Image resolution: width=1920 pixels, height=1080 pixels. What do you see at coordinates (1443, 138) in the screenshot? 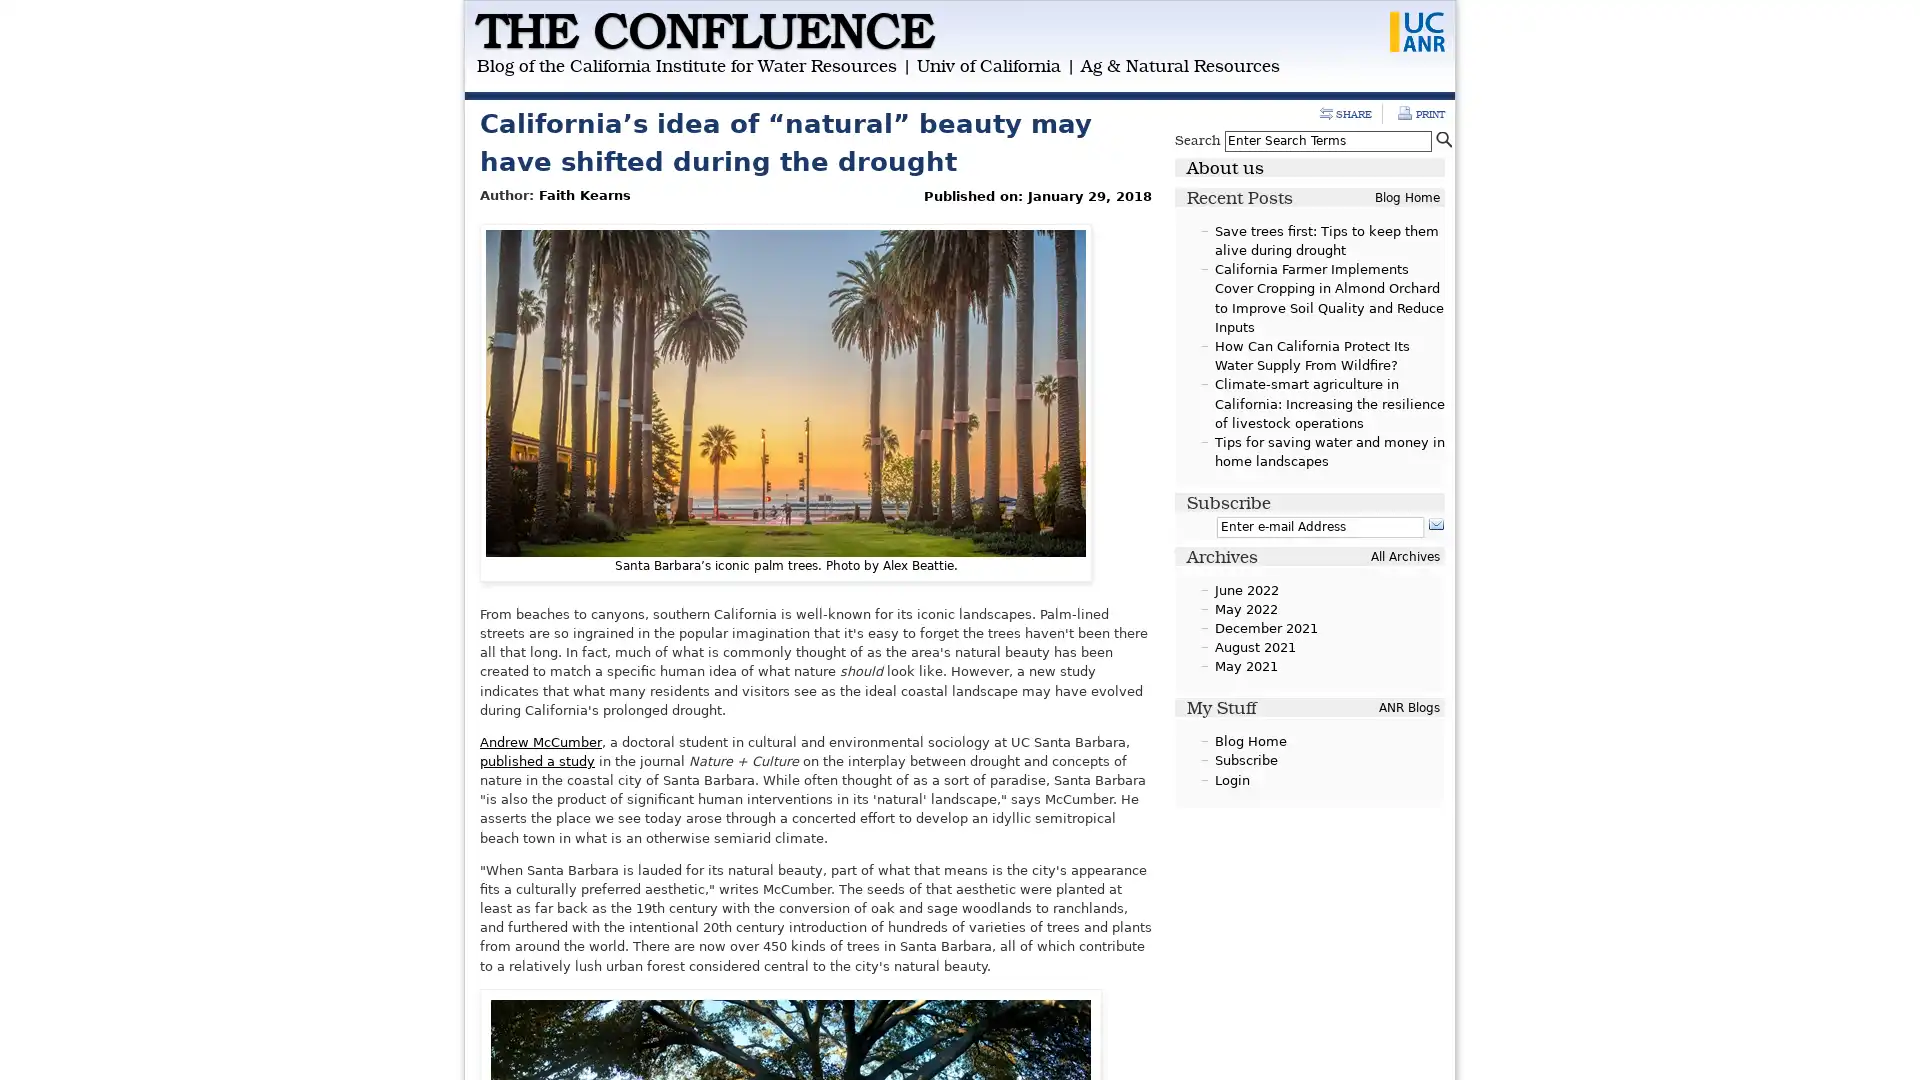
I see `Search` at bounding box center [1443, 138].